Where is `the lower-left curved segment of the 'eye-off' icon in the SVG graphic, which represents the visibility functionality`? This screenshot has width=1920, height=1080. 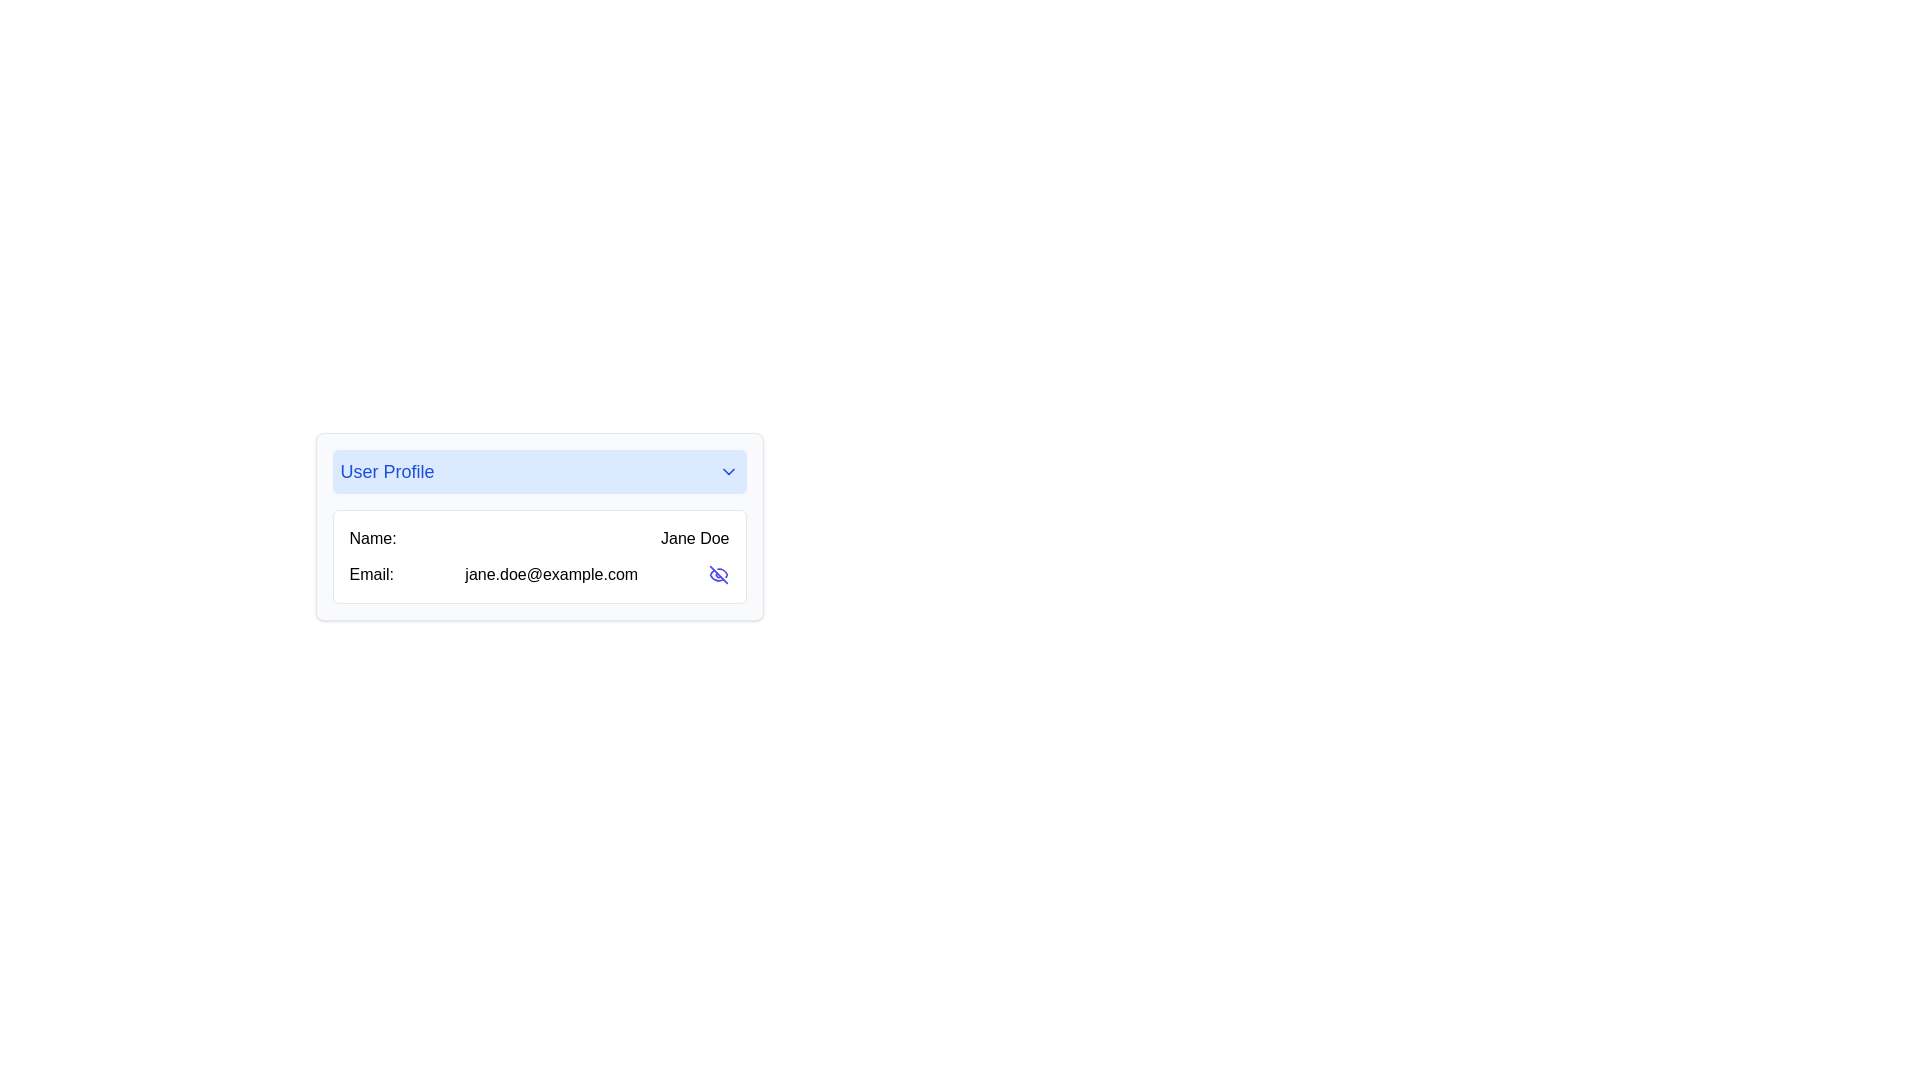 the lower-left curved segment of the 'eye-off' icon in the SVG graphic, which represents the visibility functionality is located at coordinates (717, 575).